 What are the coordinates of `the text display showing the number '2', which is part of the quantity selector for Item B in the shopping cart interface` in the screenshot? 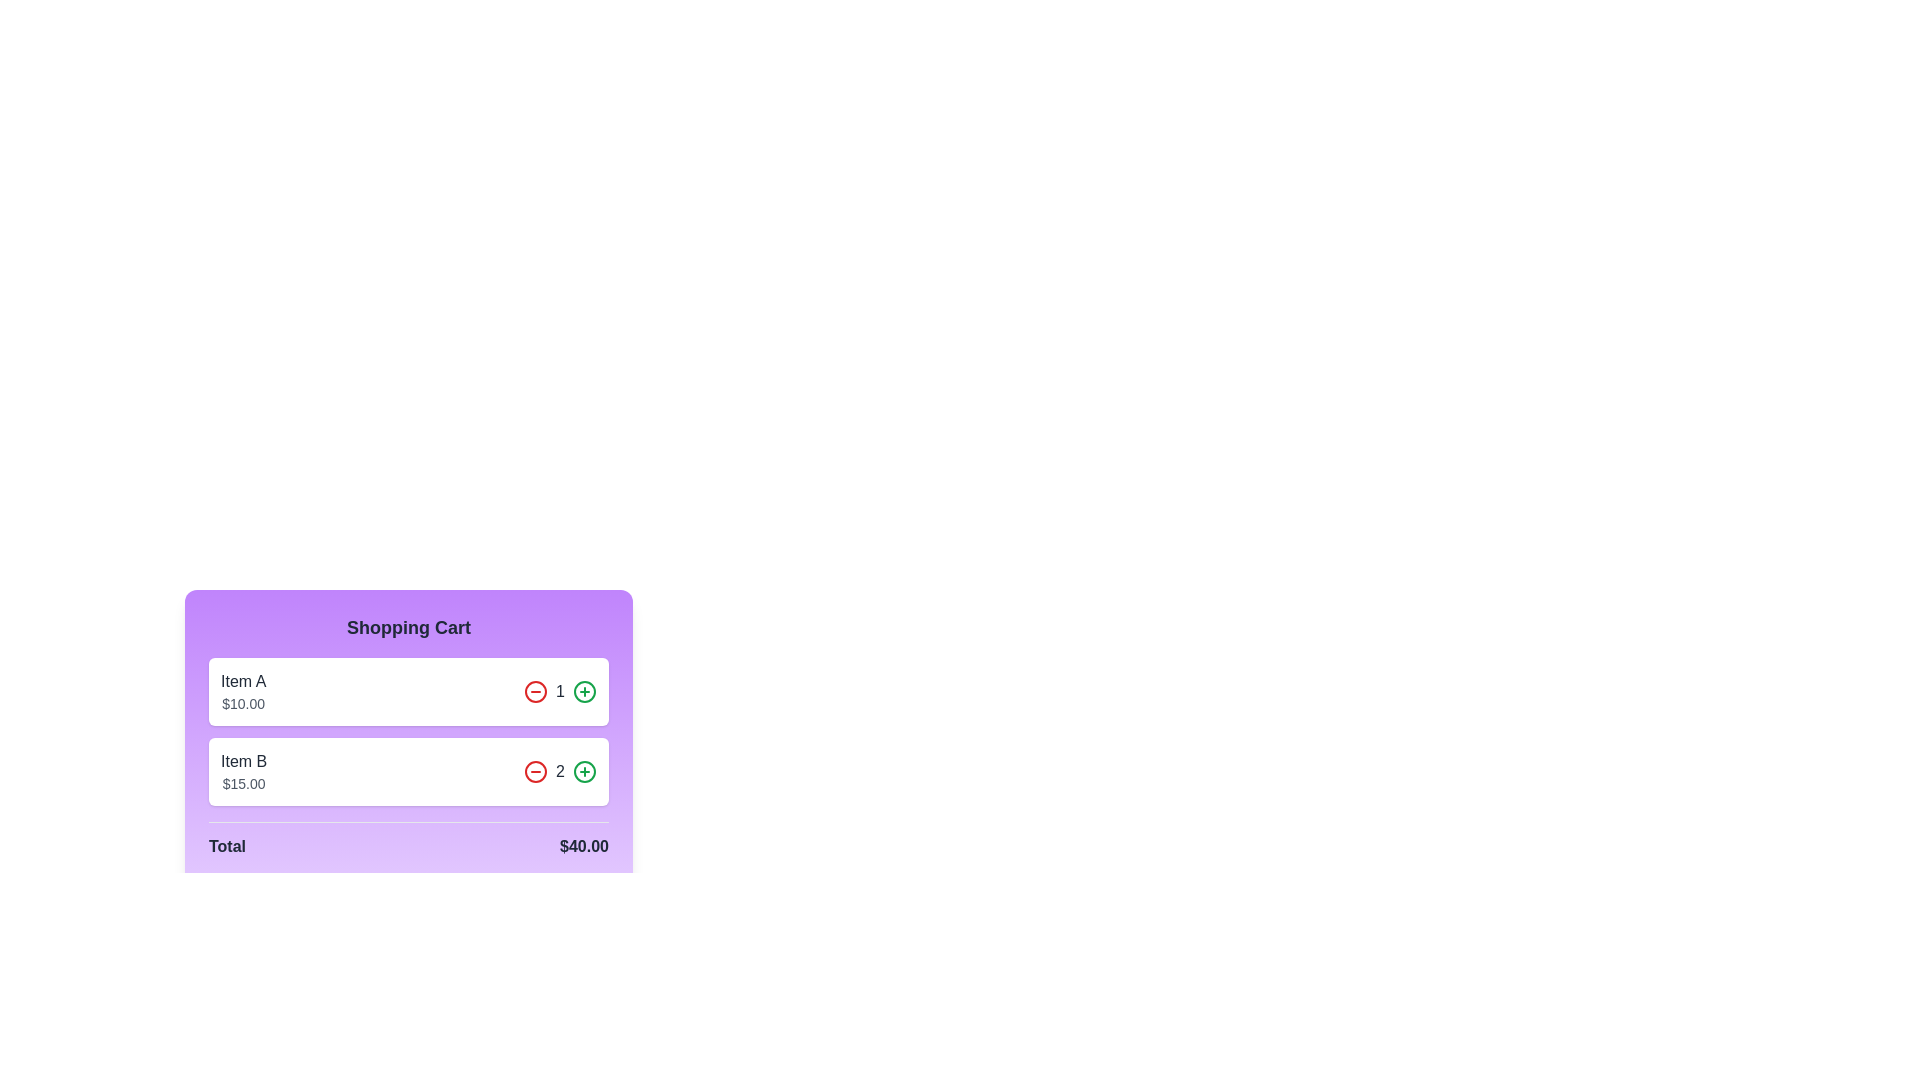 It's located at (560, 770).